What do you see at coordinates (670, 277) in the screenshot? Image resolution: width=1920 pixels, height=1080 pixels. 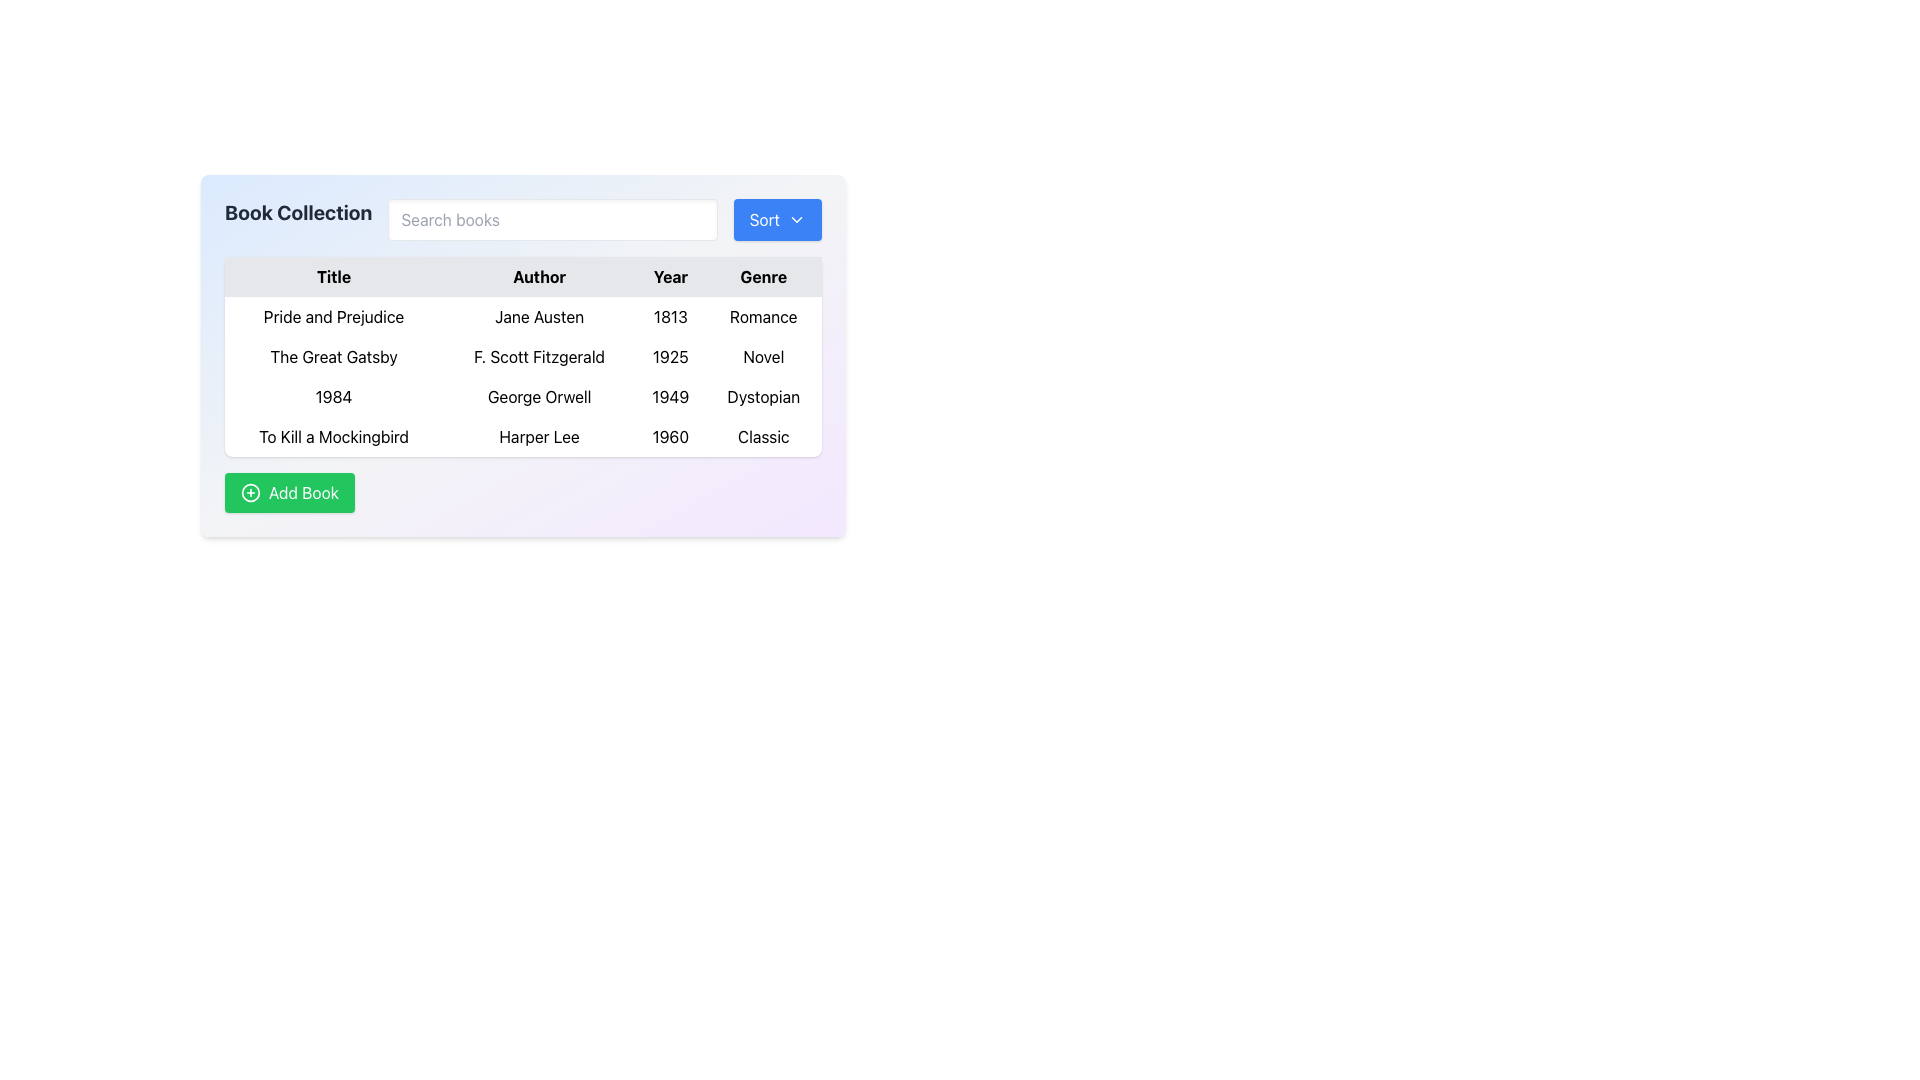 I see `the text label displaying 'Year' in bold font, which is part of the header row in a table, located near the upper center portion of the interface` at bounding box center [670, 277].